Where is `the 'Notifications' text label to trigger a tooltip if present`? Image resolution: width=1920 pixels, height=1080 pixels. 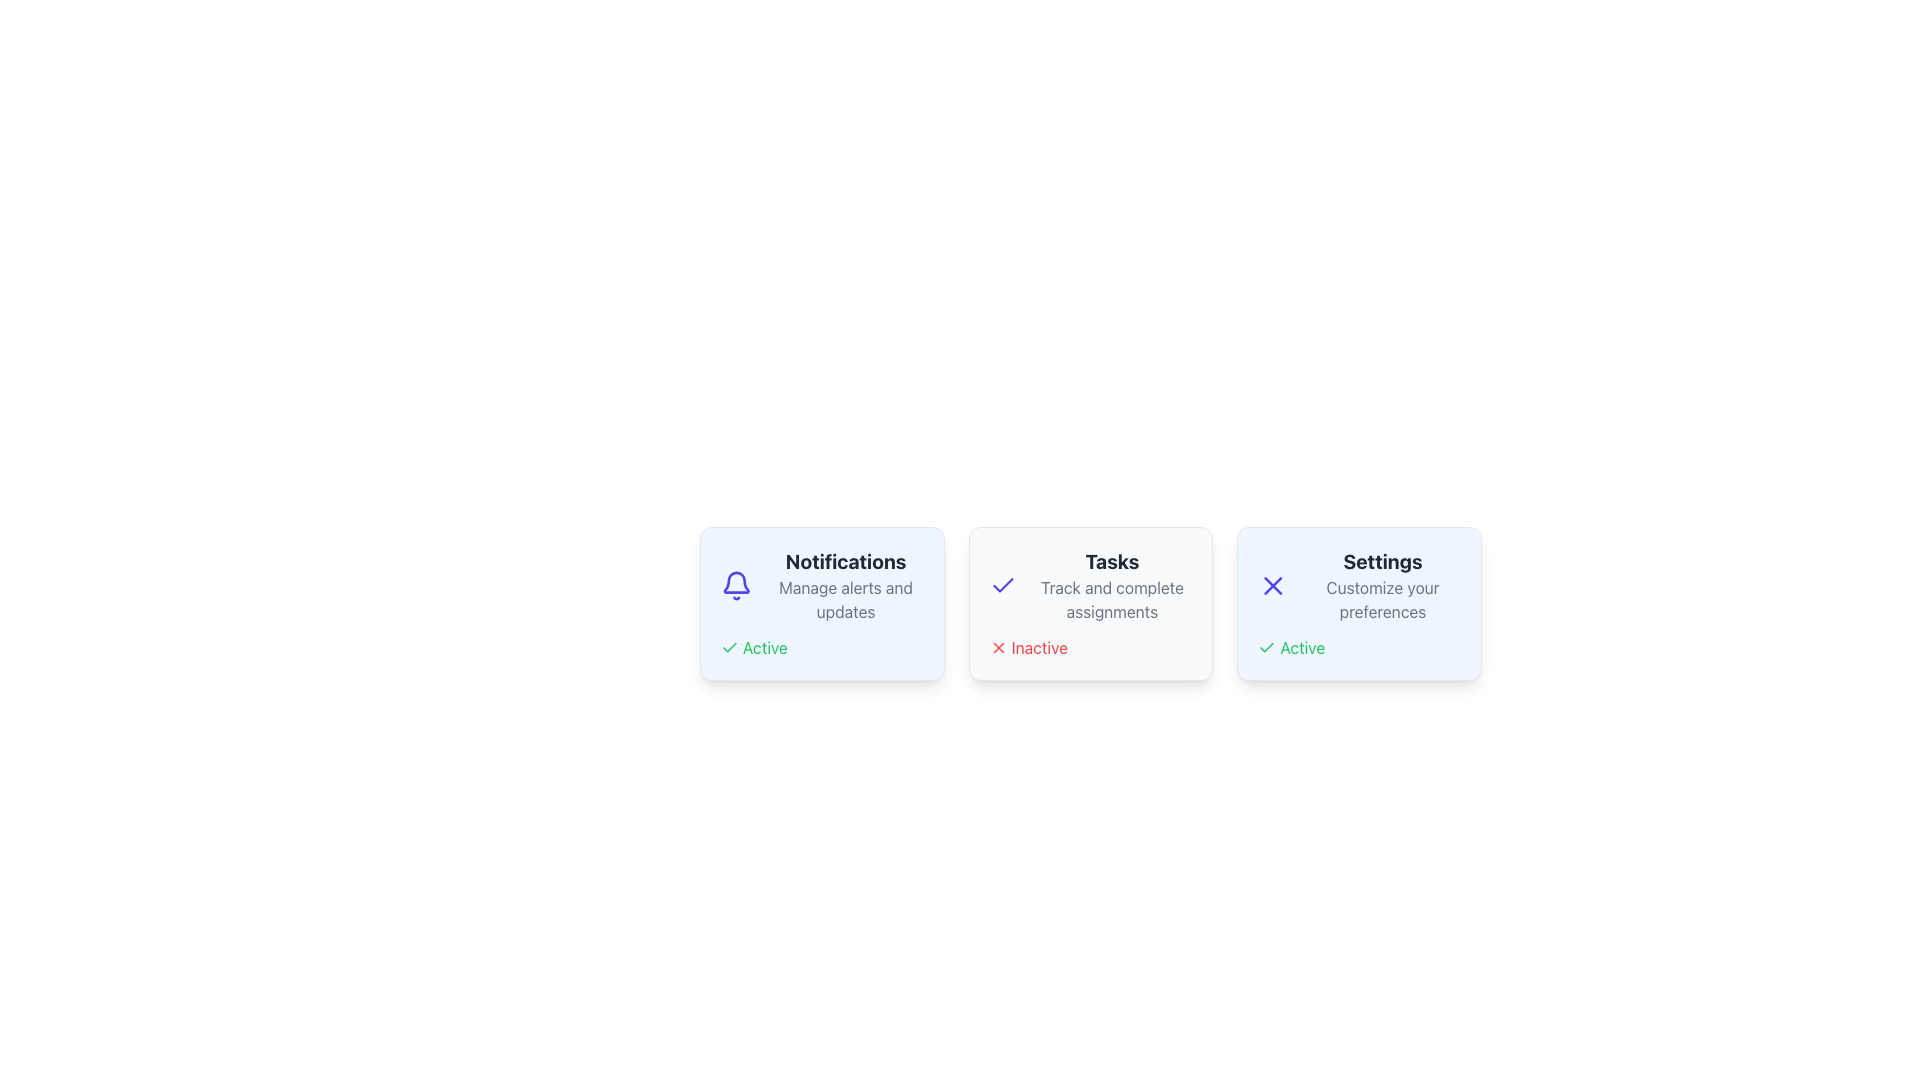 the 'Notifications' text label to trigger a tooltip if present is located at coordinates (846, 562).